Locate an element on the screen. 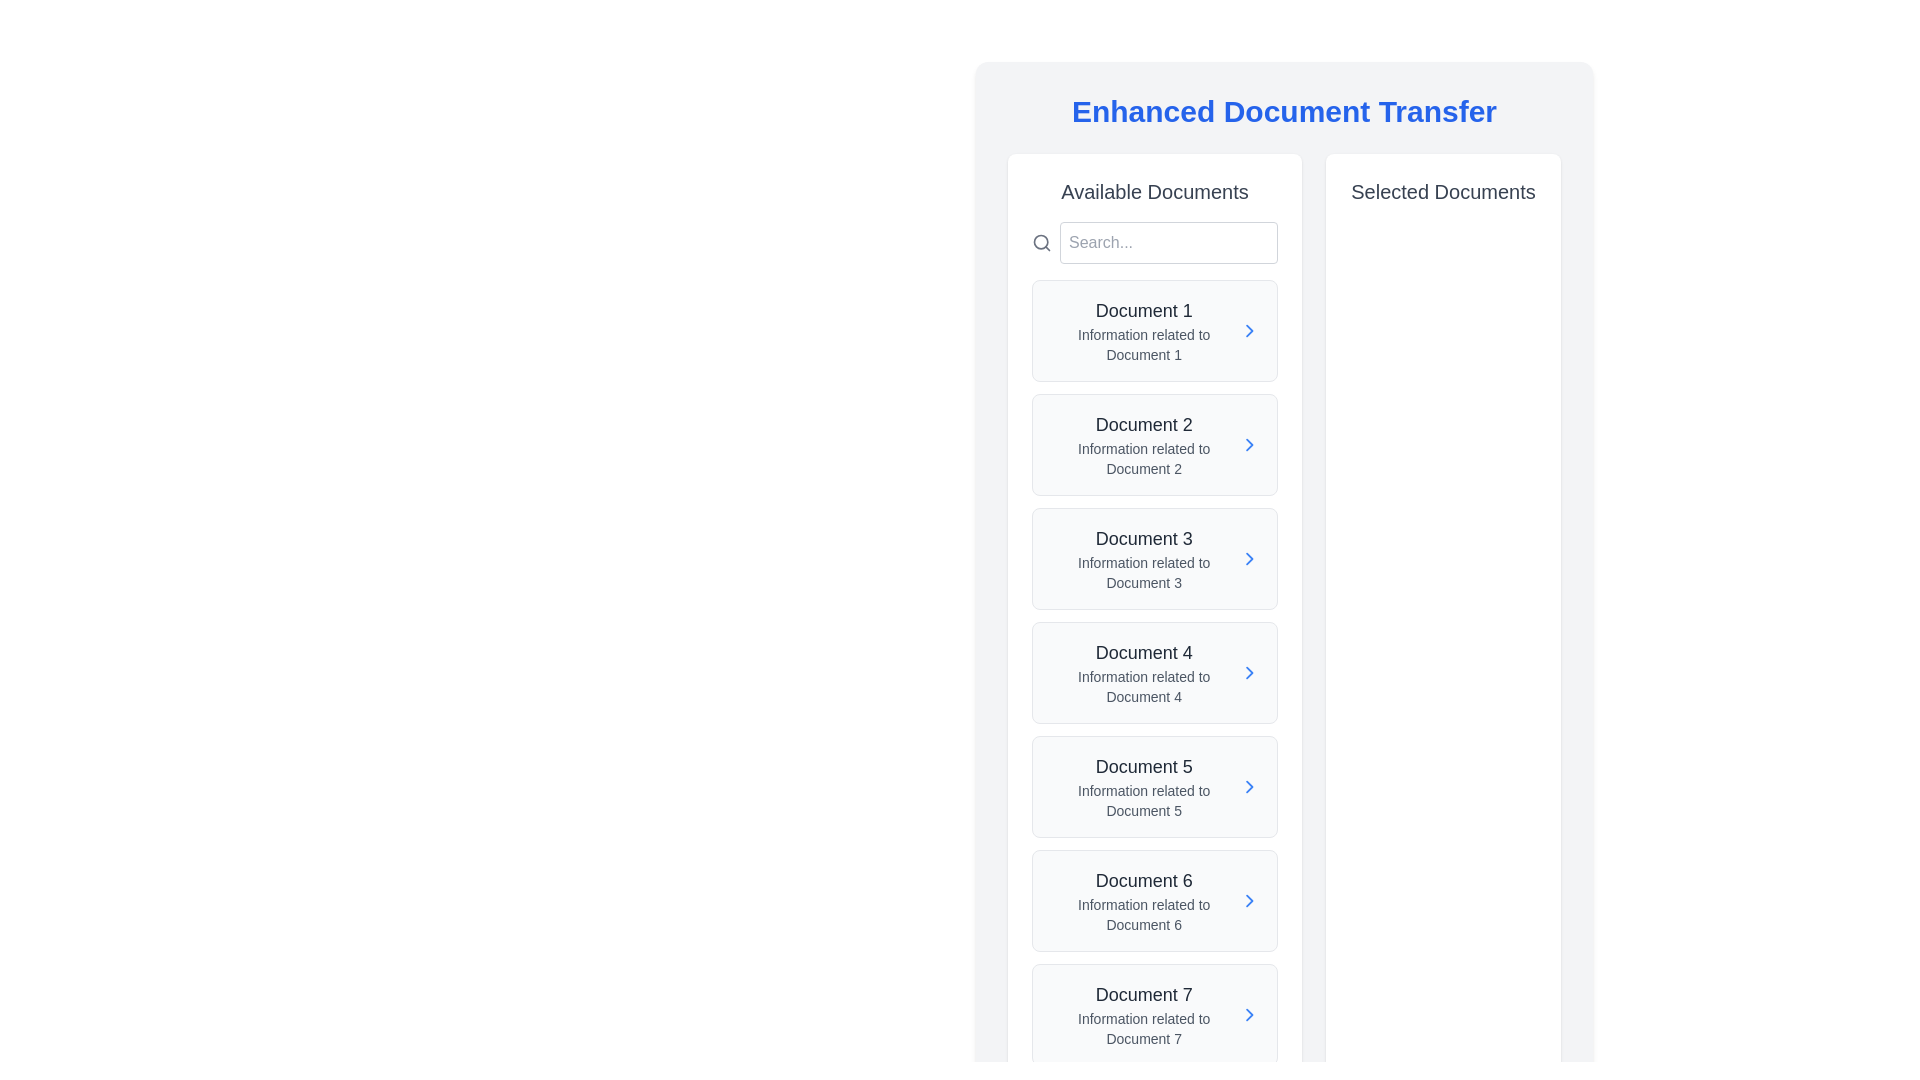  the static text element providing additional descriptive information about 'Document 6', located under its title within the sixth card of the 'Available Documents' section is located at coordinates (1144, 914).